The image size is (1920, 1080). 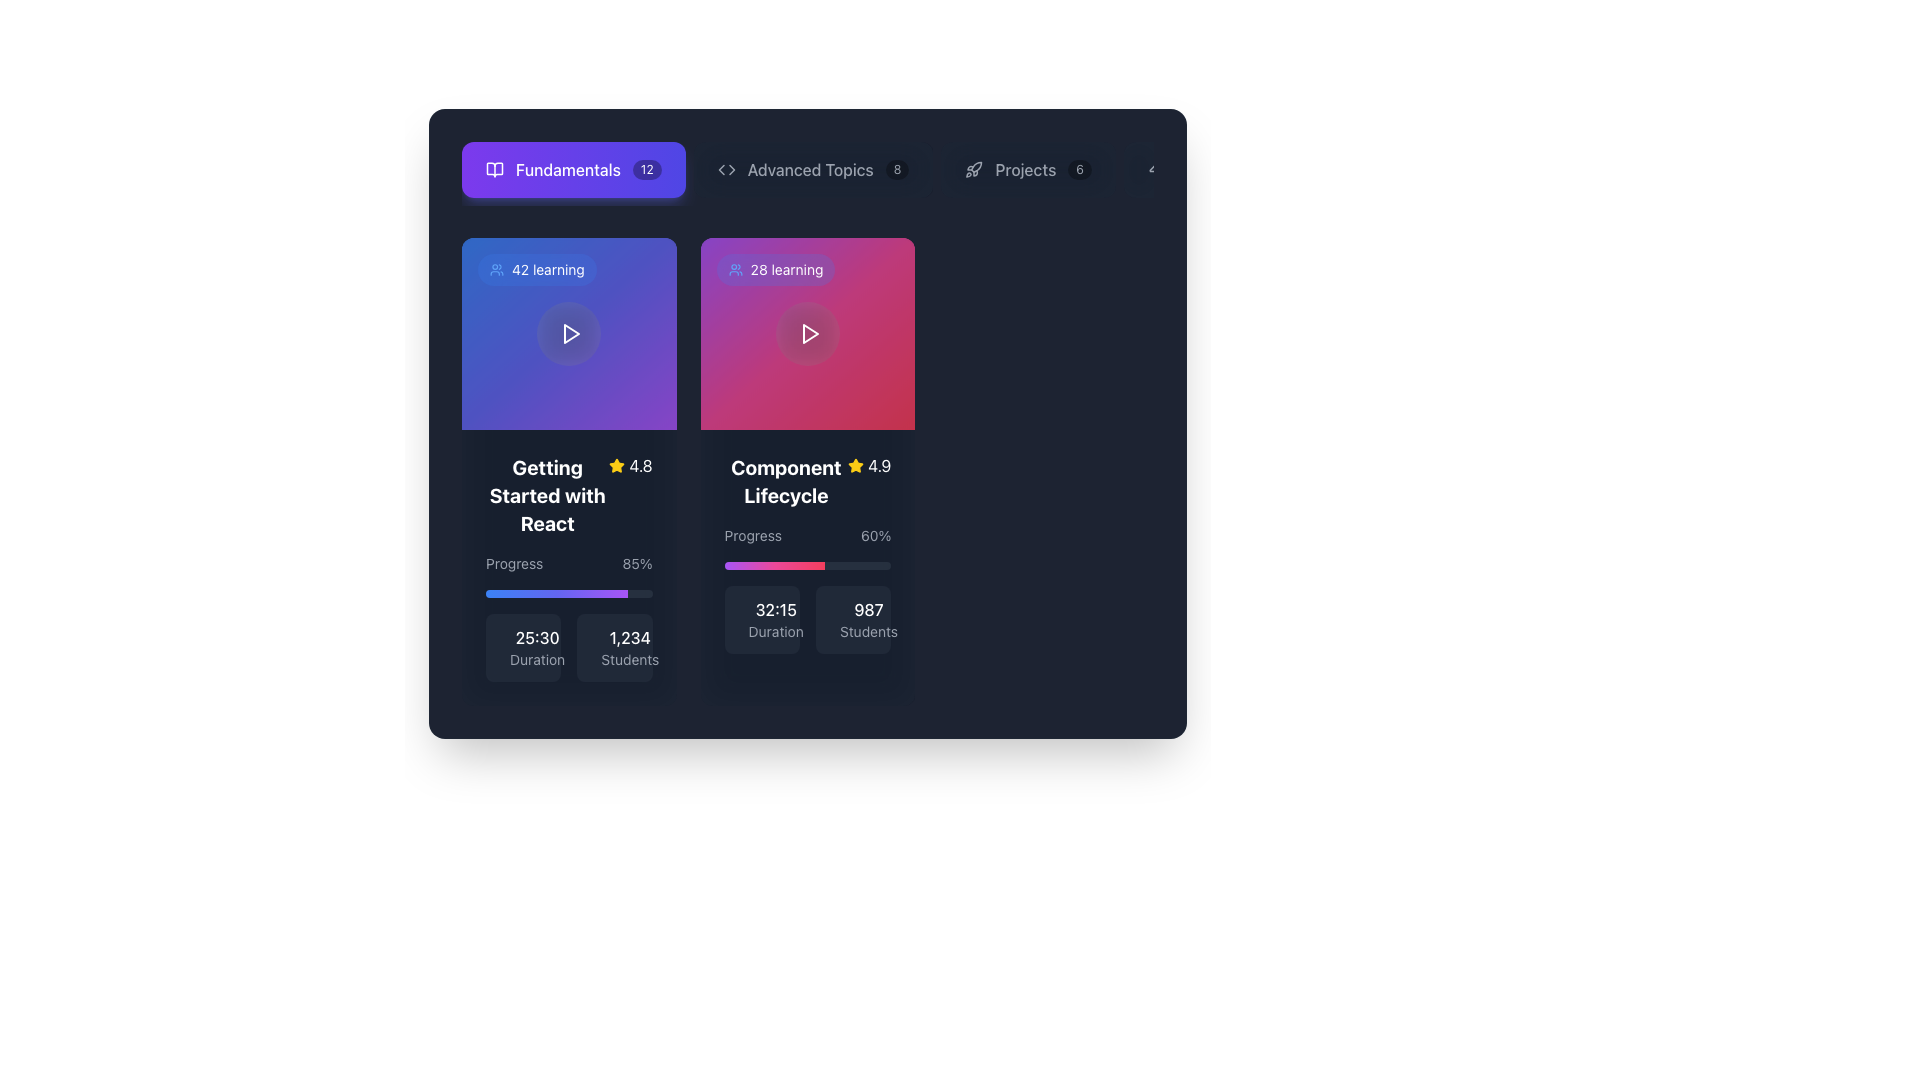 I want to click on text label indicating the 'Projects' section located in the horizontal navigation bar, positioned between 'Advanced Topics' and the number '6', so click(x=1025, y=168).